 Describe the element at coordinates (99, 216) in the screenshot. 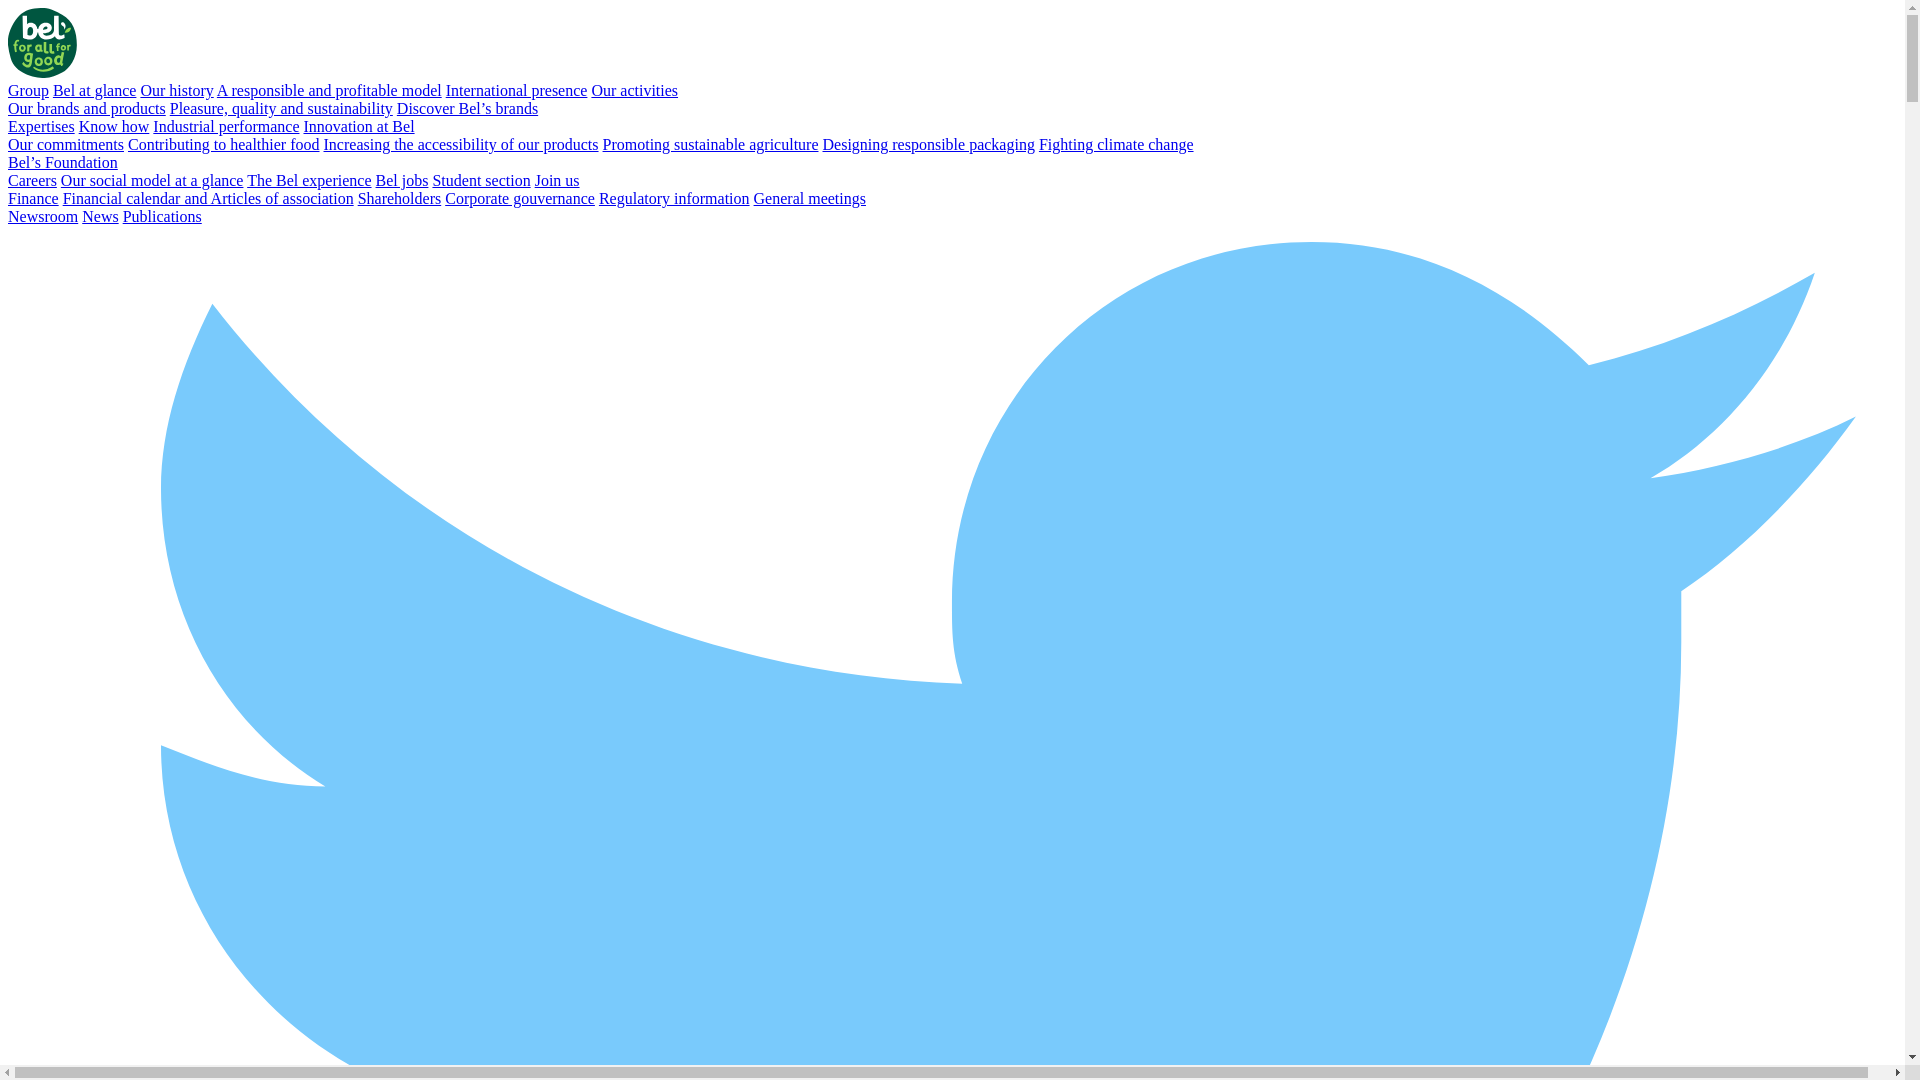

I see `'News'` at that location.